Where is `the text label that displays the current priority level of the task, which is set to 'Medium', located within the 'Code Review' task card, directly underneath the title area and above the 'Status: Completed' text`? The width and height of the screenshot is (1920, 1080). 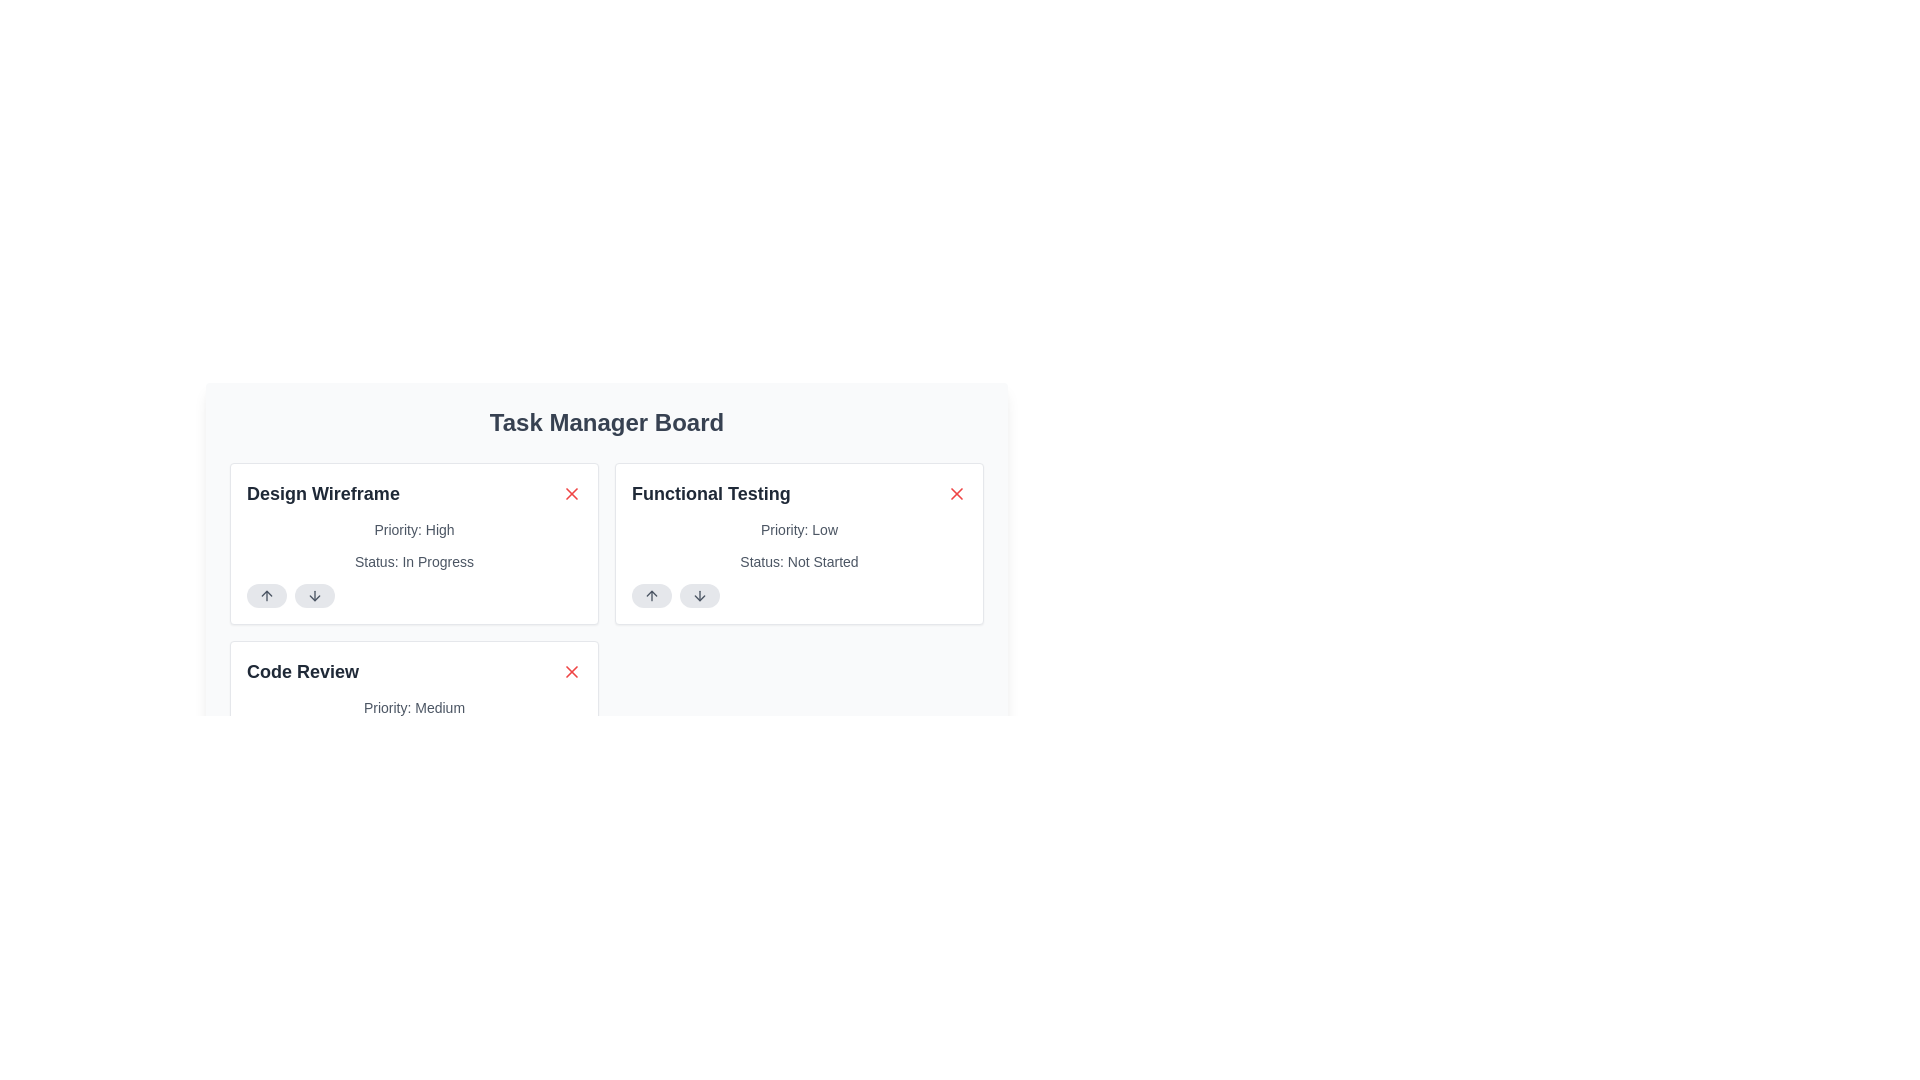 the text label that displays the current priority level of the task, which is set to 'Medium', located within the 'Code Review' task card, directly underneath the title area and above the 'Status: Completed' text is located at coordinates (413, 707).